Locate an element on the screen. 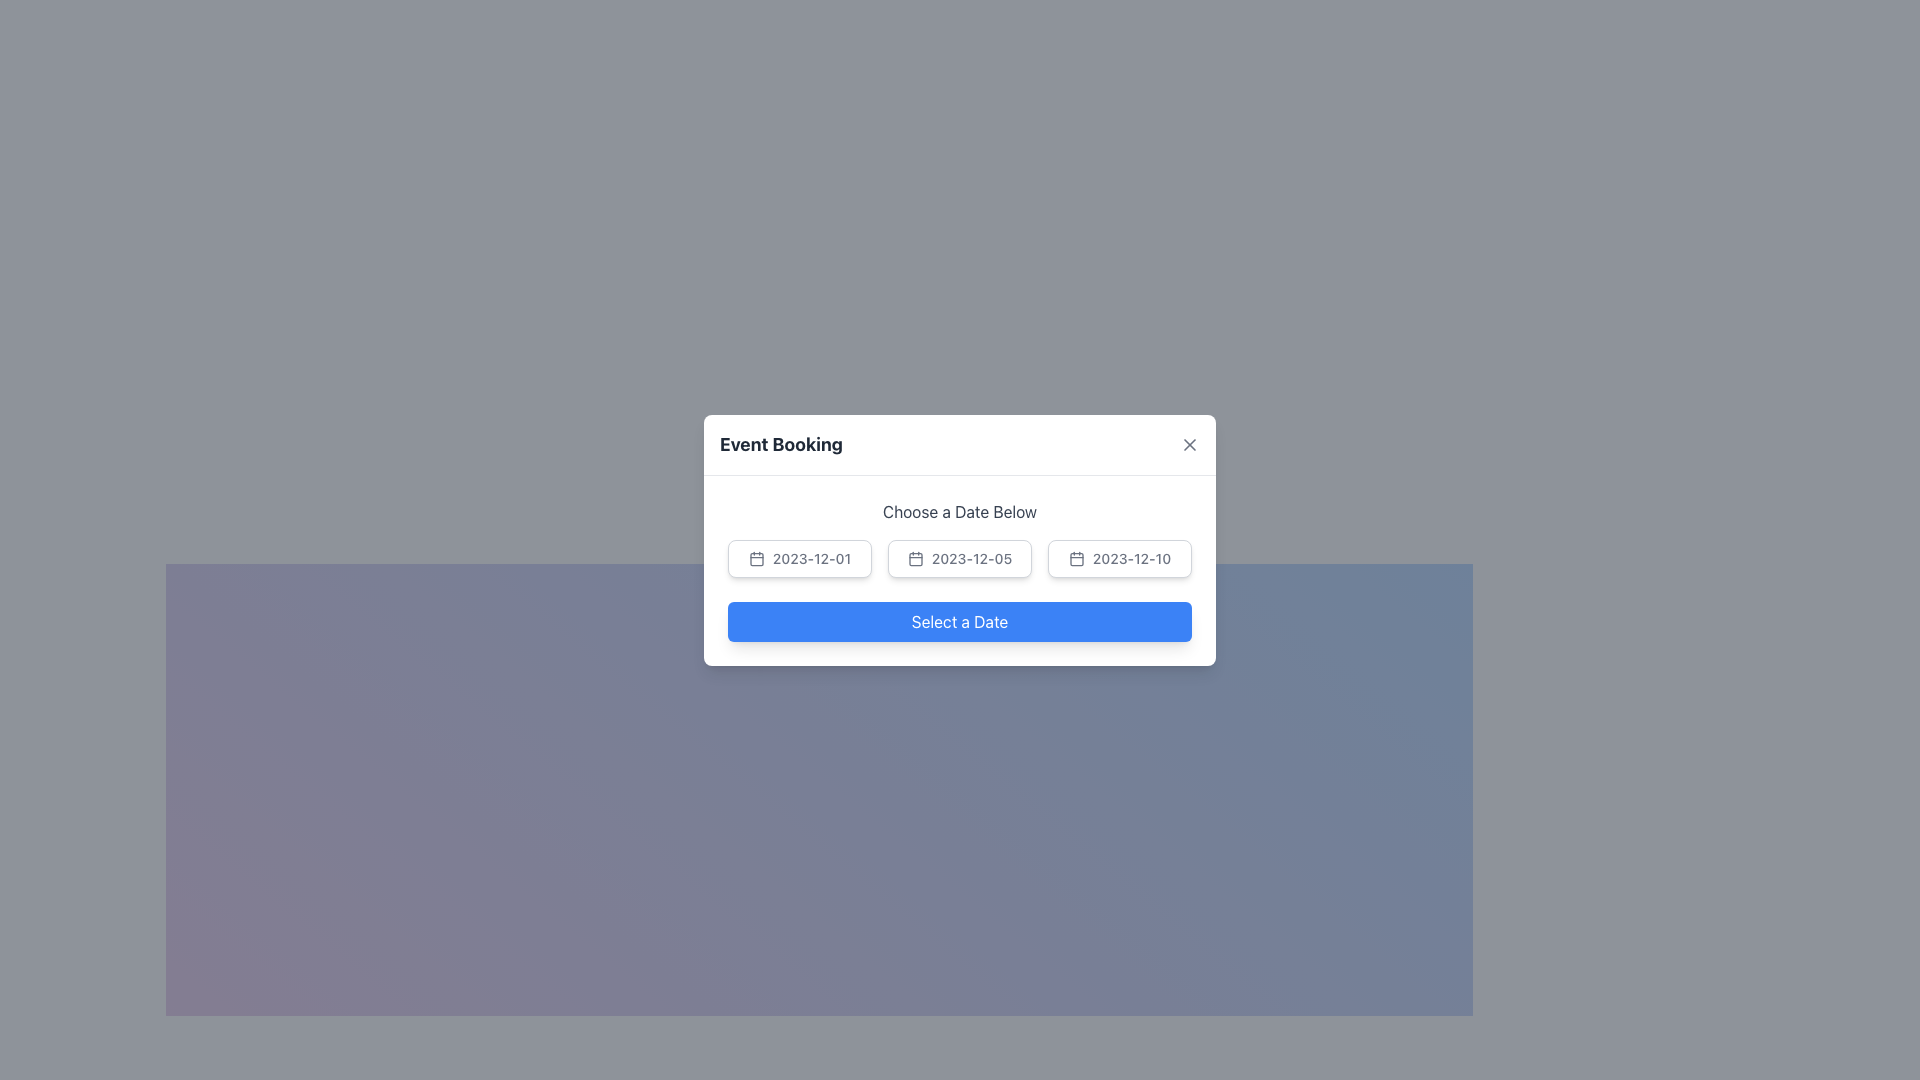 The image size is (1920, 1080). the date selection button representing '2023-12-10' in the event booking interface for further navigation is located at coordinates (1075, 559).